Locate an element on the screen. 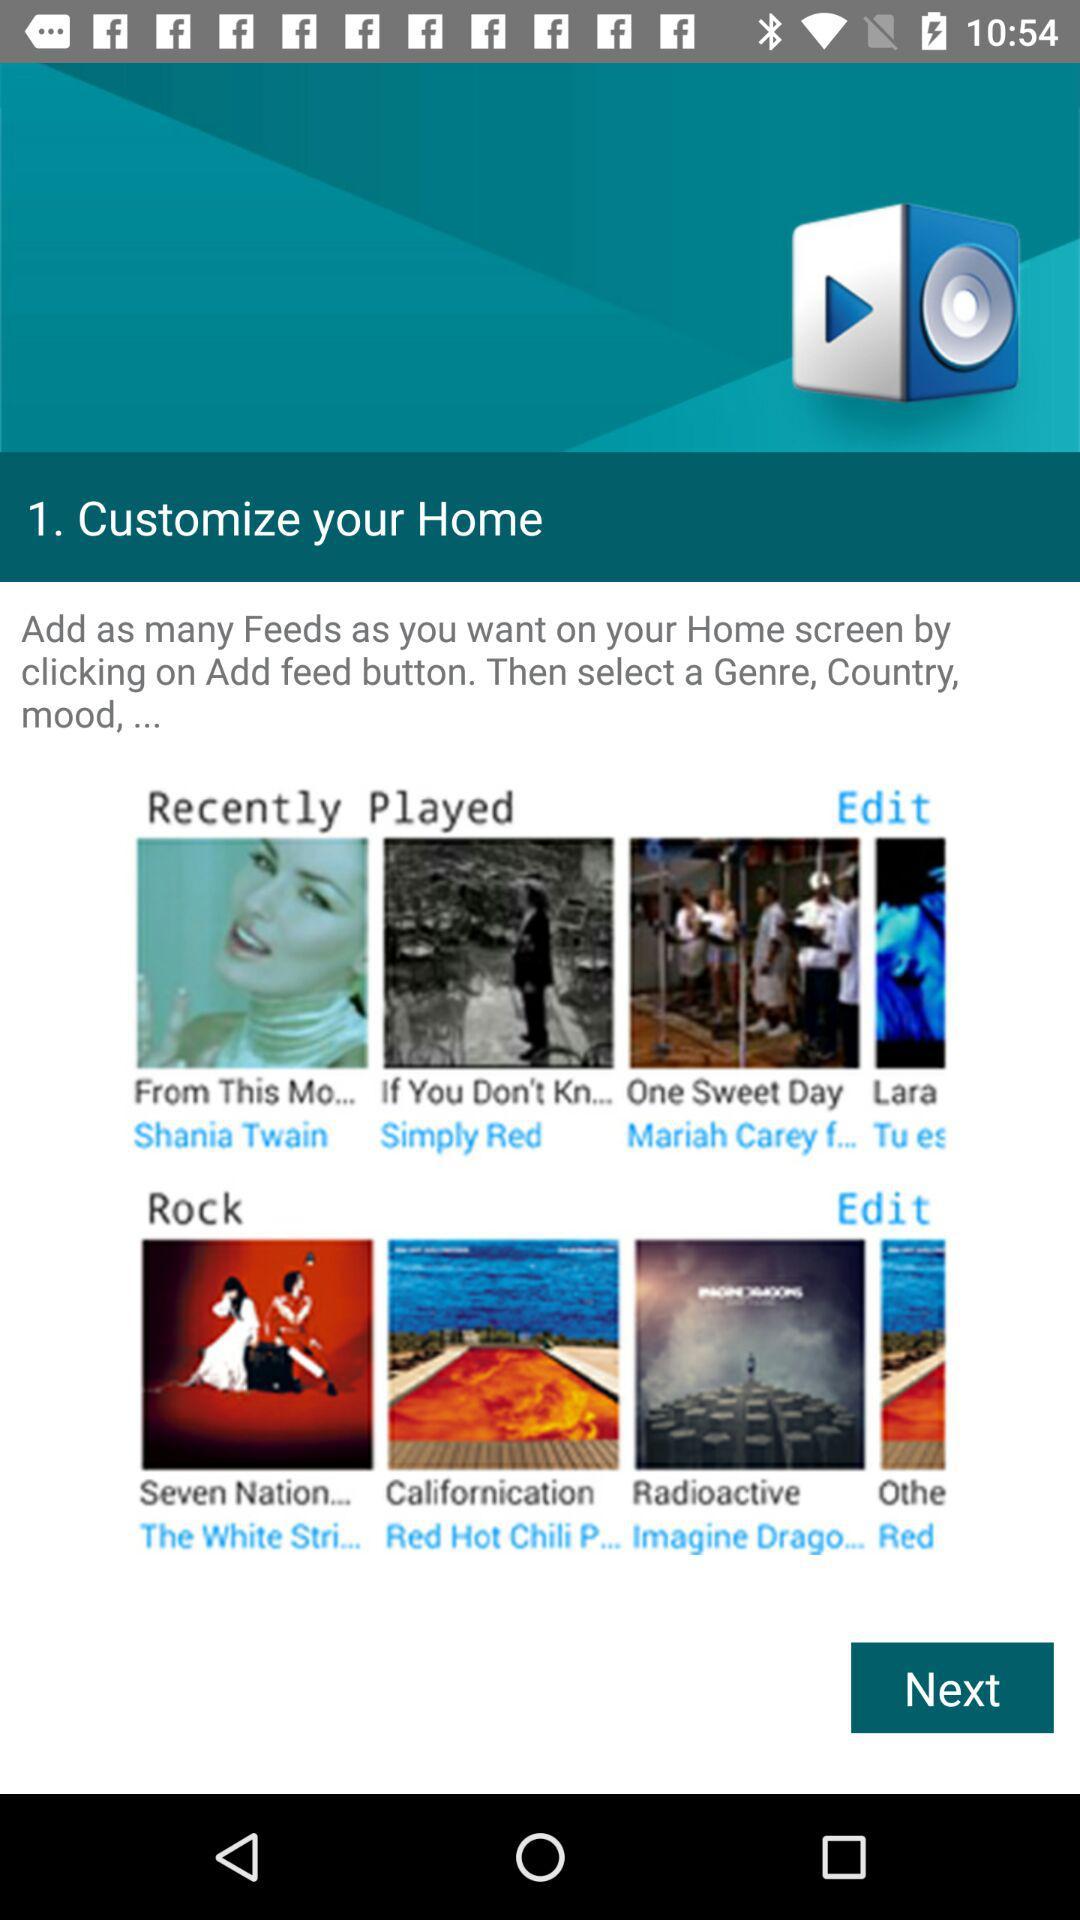 This screenshot has height=1920, width=1080. the next at the bottom right corner is located at coordinates (951, 1686).